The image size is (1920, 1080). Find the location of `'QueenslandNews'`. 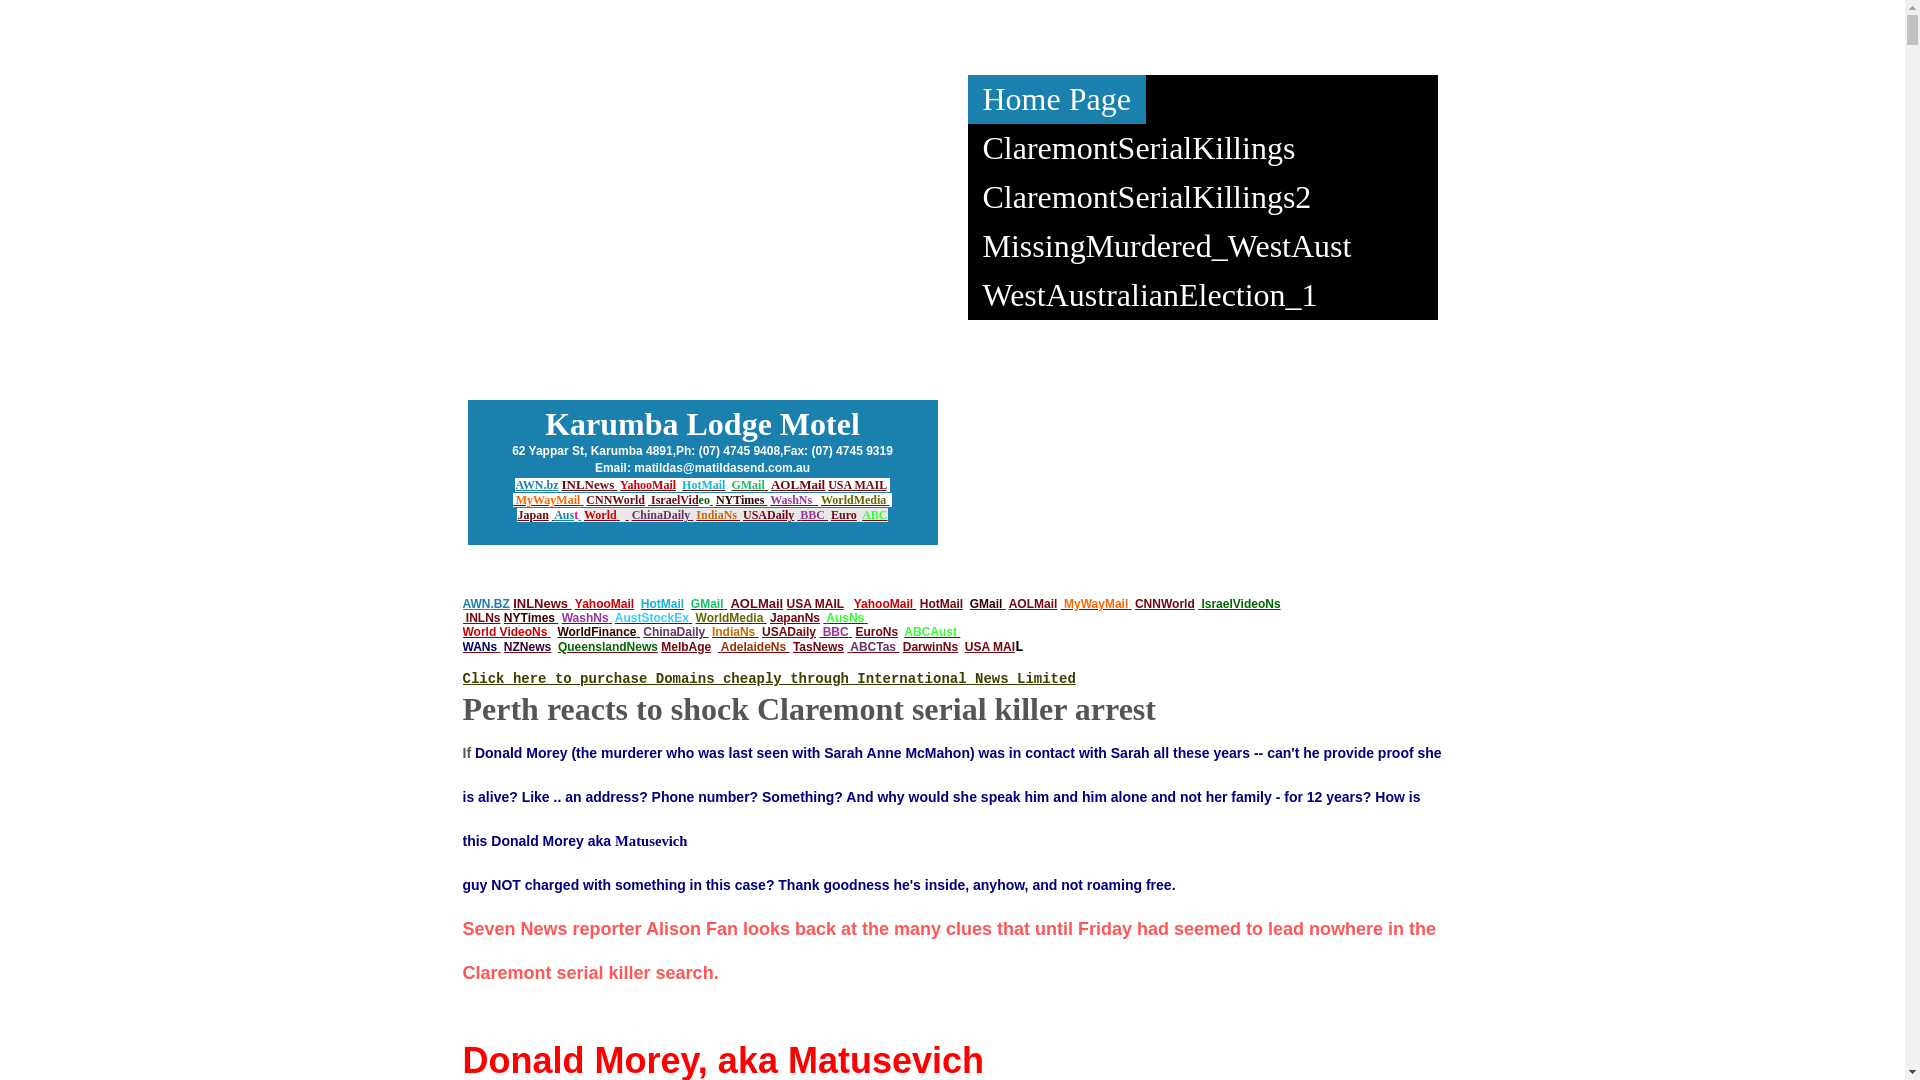

'QueenslandNews' is located at coordinates (607, 647).